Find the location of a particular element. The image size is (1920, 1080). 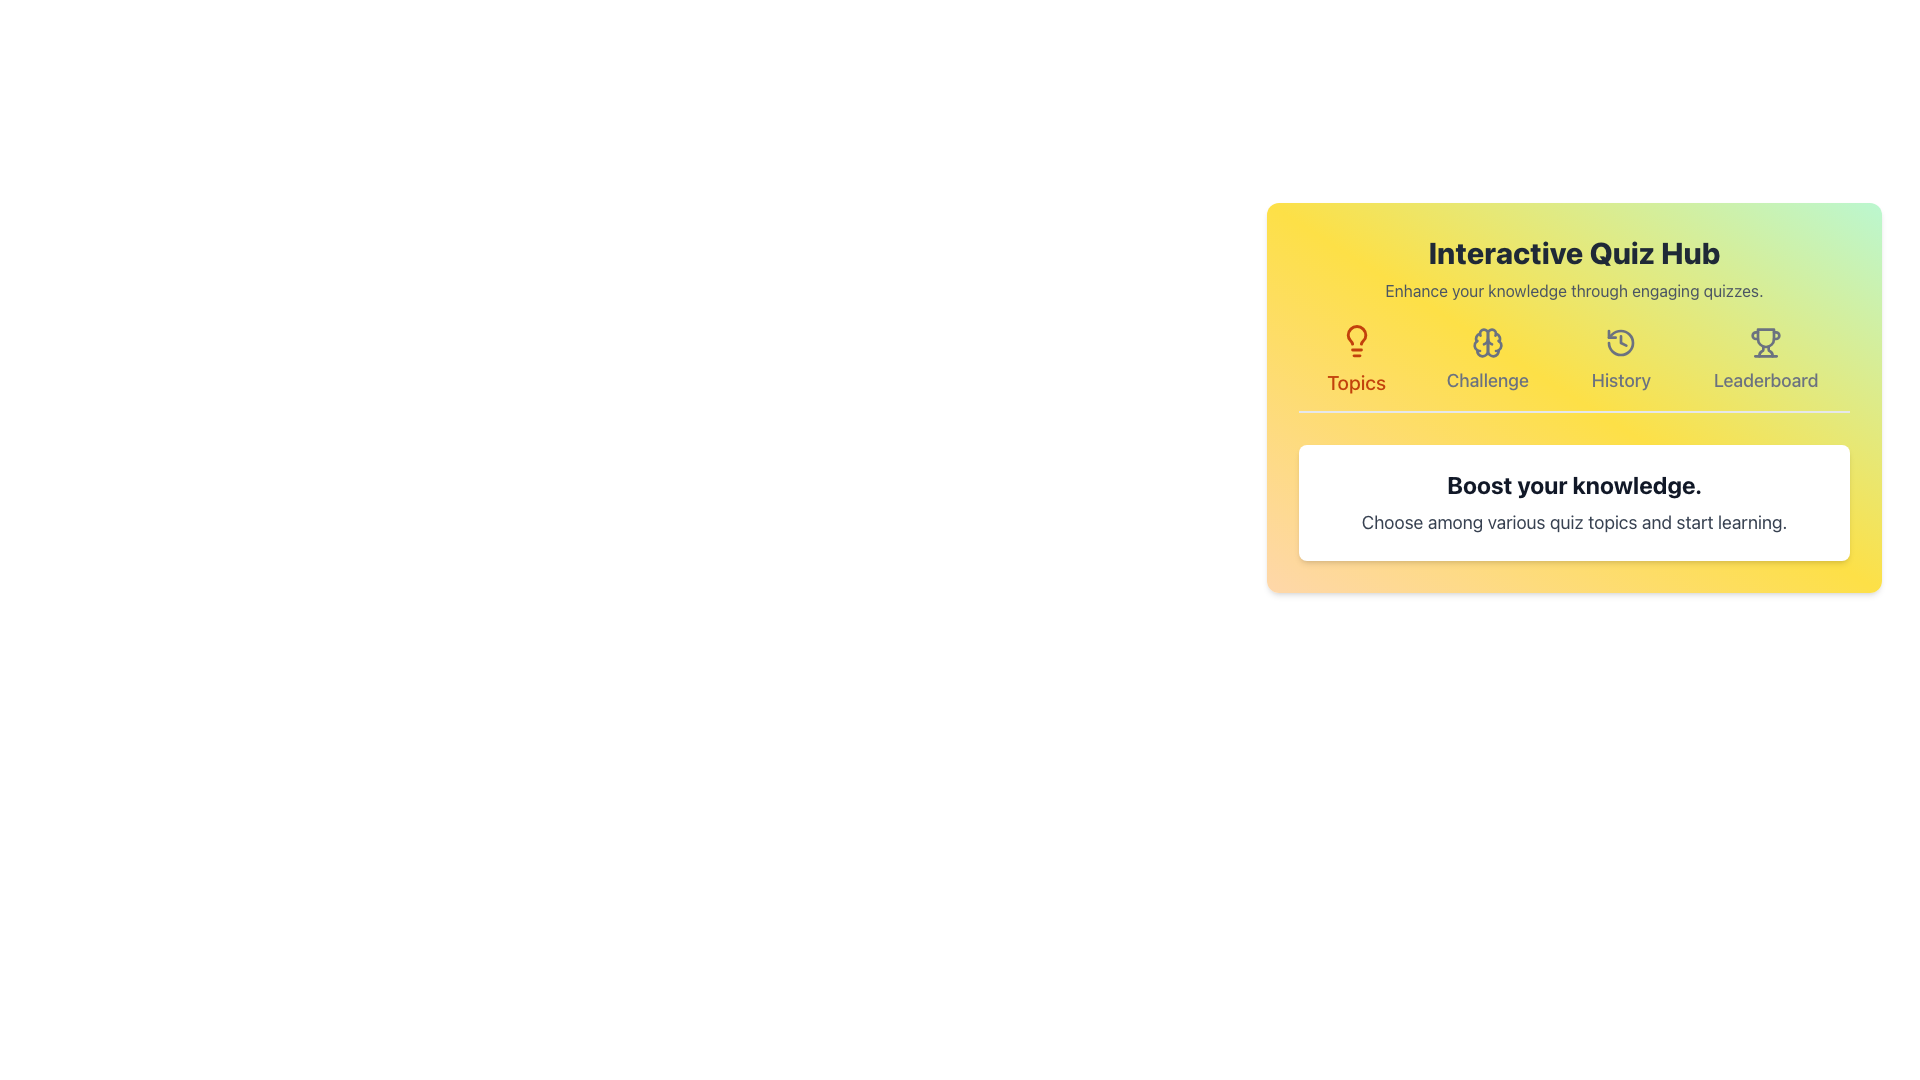

the interactive elements within the Informational Card that has a gradient background transitioning from orange to green, located centrally in the upper portion of the visible area is located at coordinates (1573, 397).